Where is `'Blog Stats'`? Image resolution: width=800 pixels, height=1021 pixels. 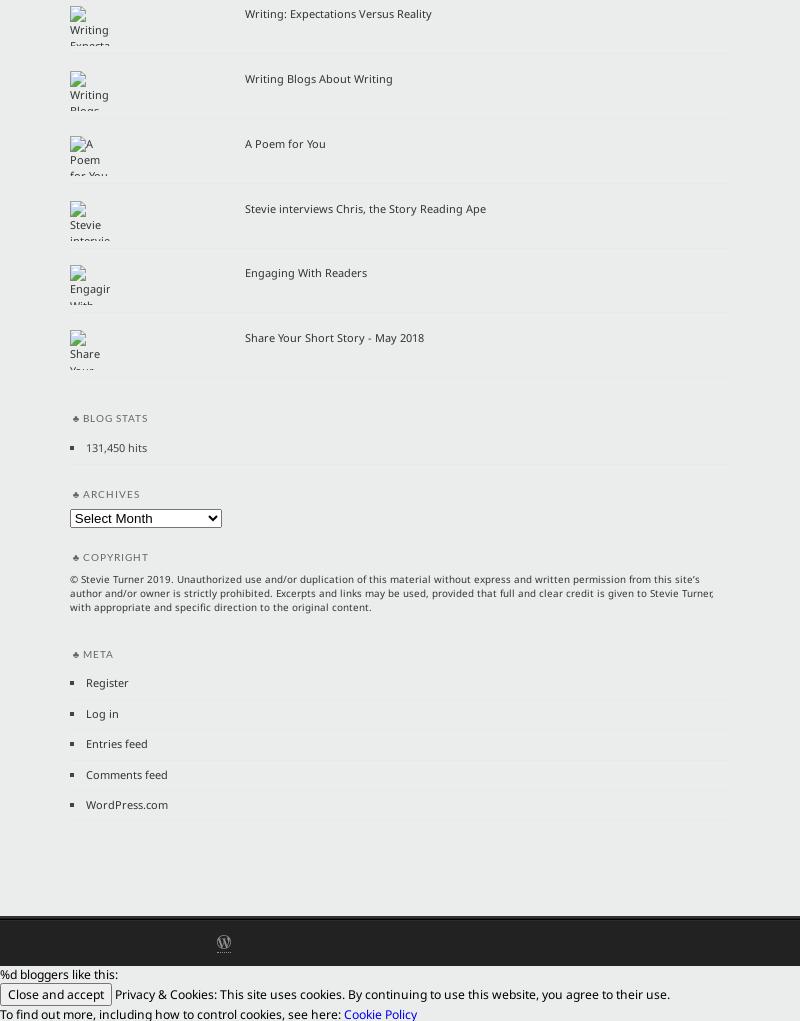 'Blog Stats' is located at coordinates (114, 416).